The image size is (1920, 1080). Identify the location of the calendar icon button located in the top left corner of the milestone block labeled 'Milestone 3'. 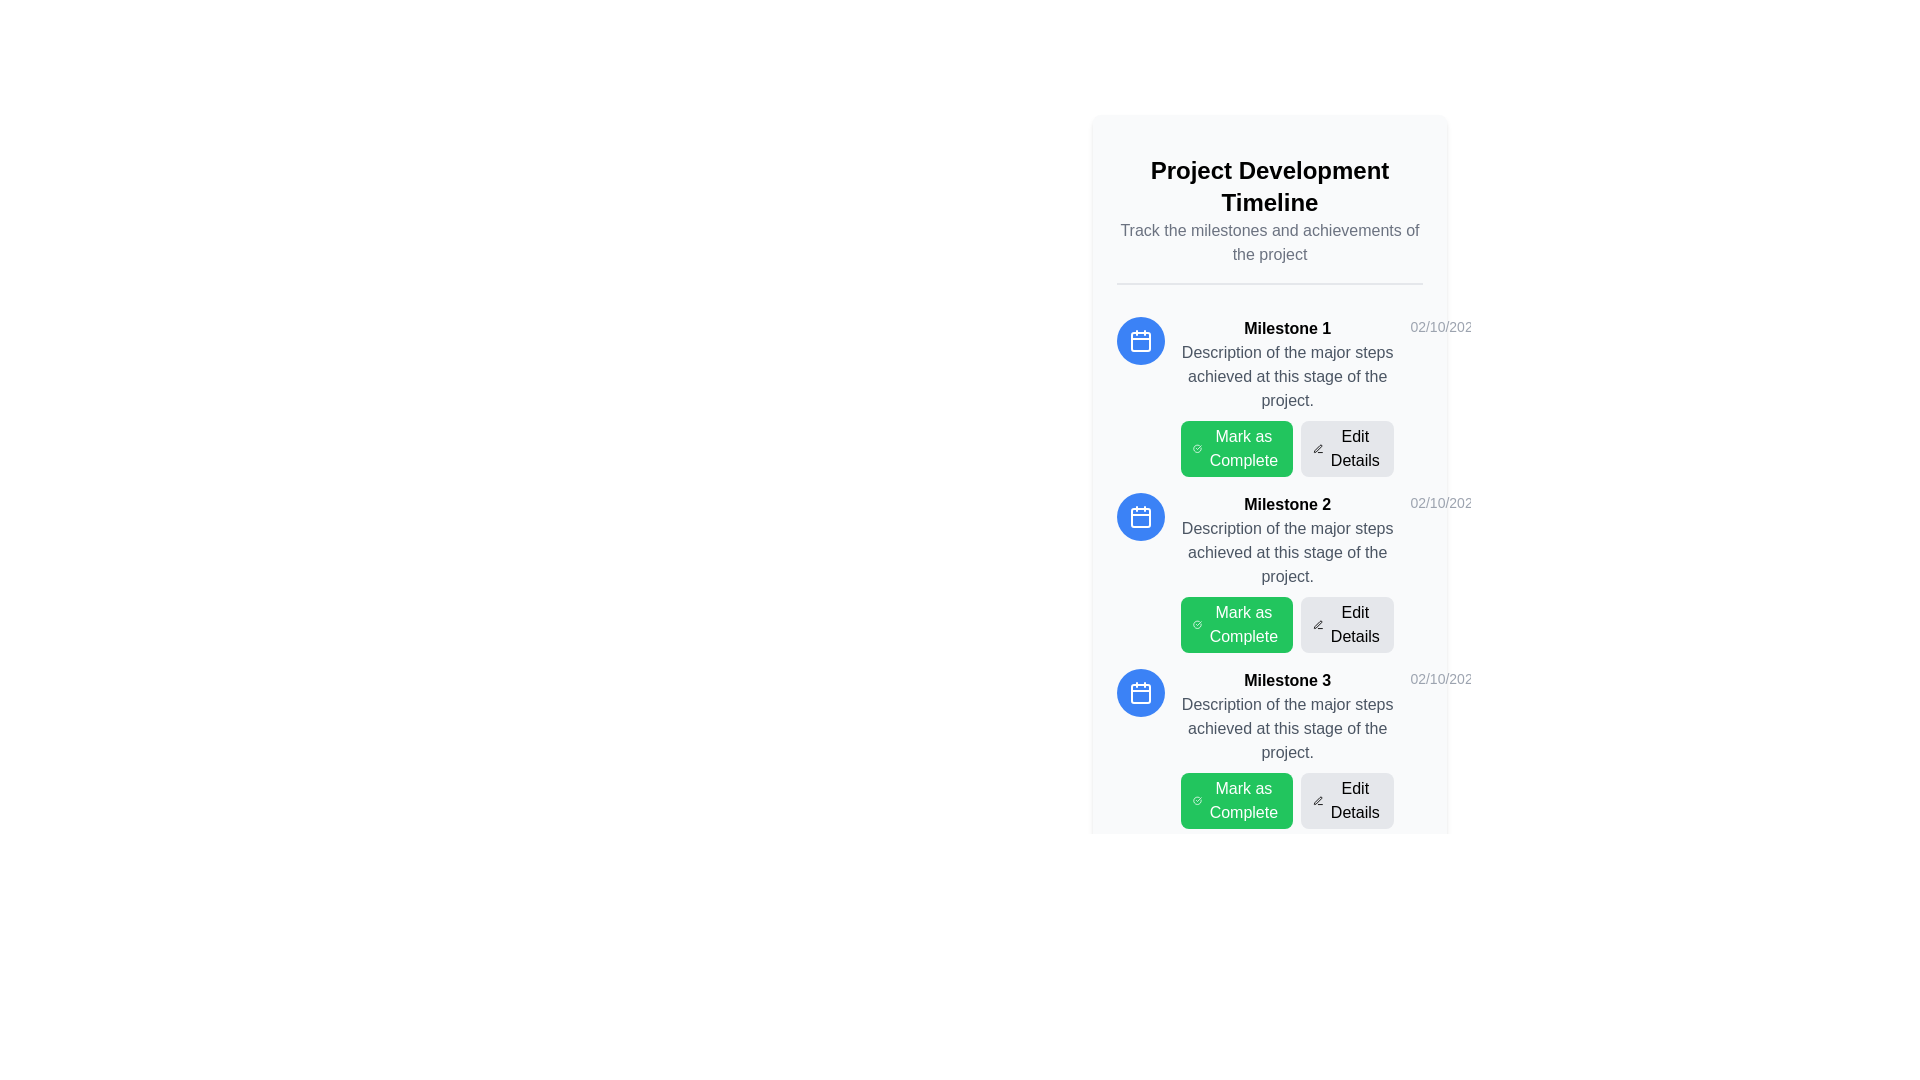
(1141, 692).